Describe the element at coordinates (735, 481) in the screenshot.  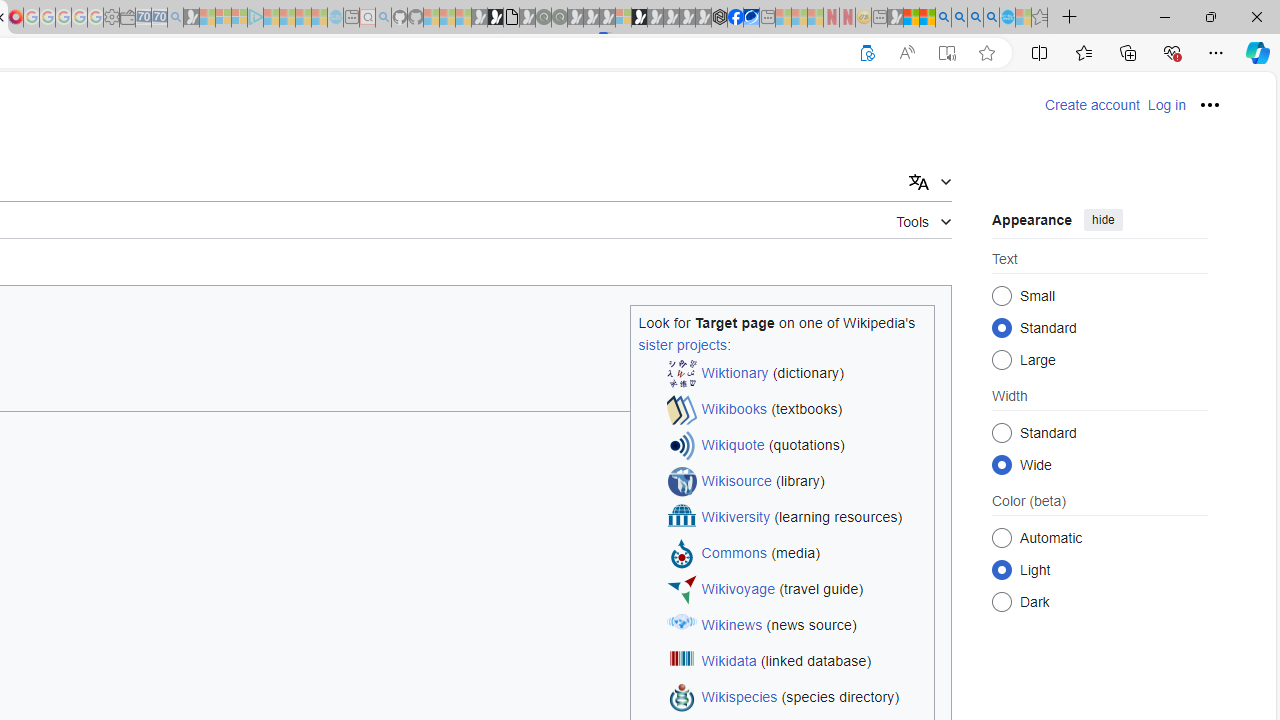
I see `'Wikisource'` at that location.